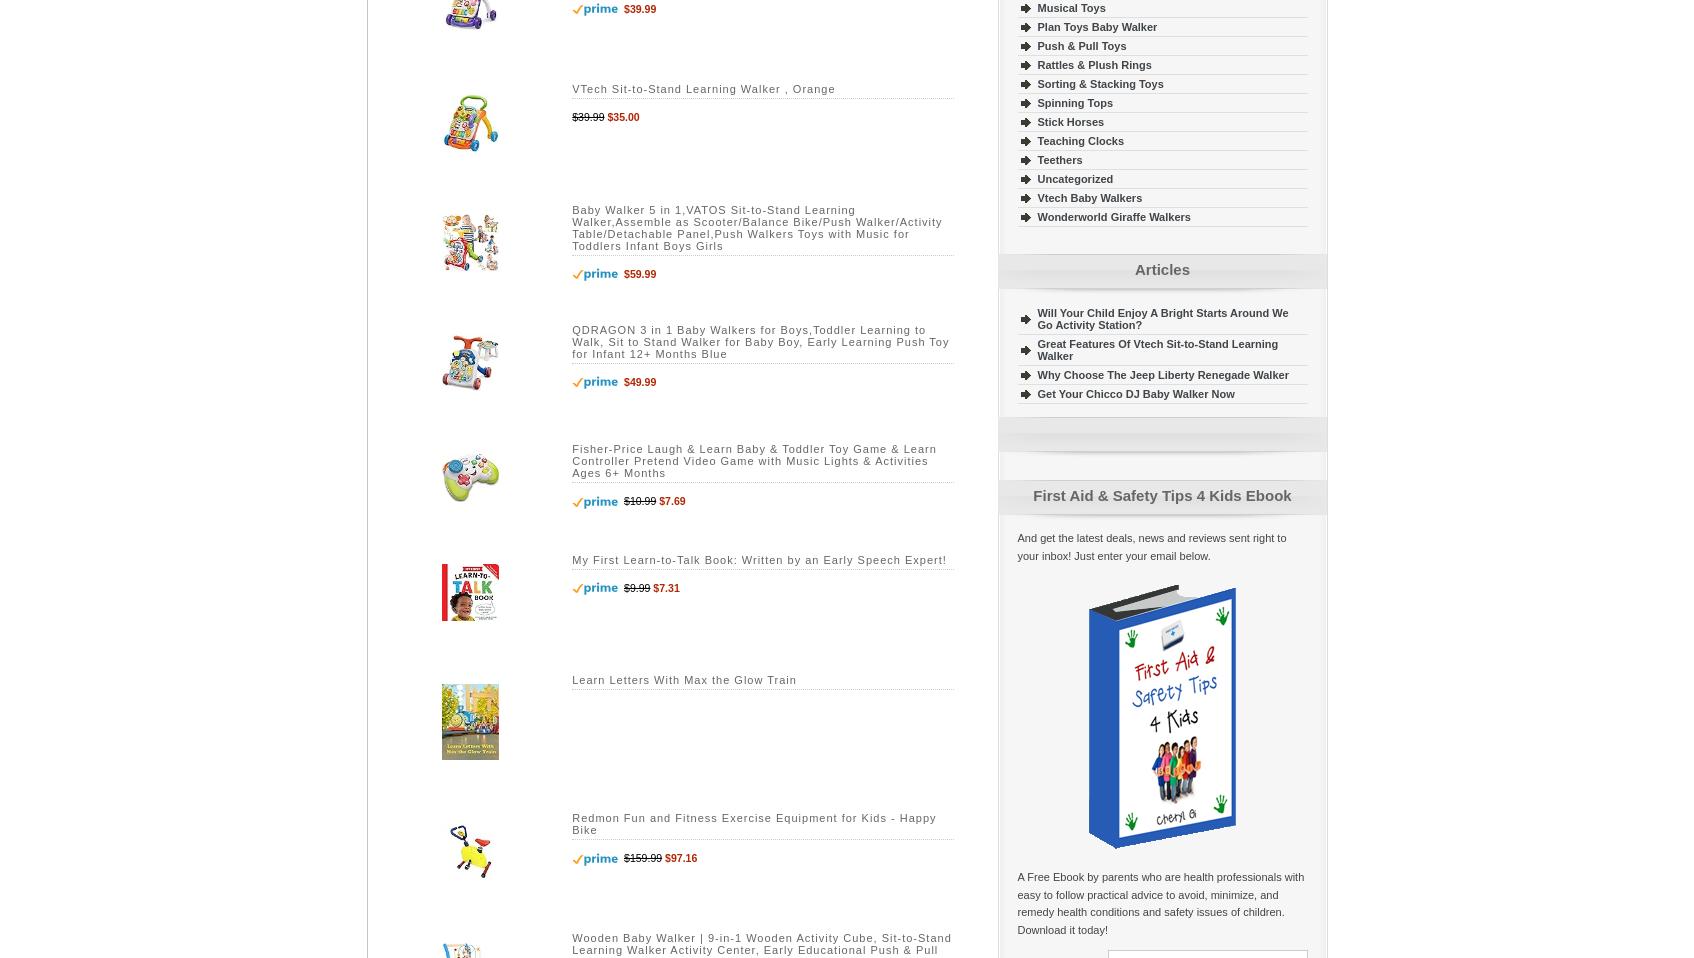  I want to click on 'Stick Horses', so click(1070, 121).